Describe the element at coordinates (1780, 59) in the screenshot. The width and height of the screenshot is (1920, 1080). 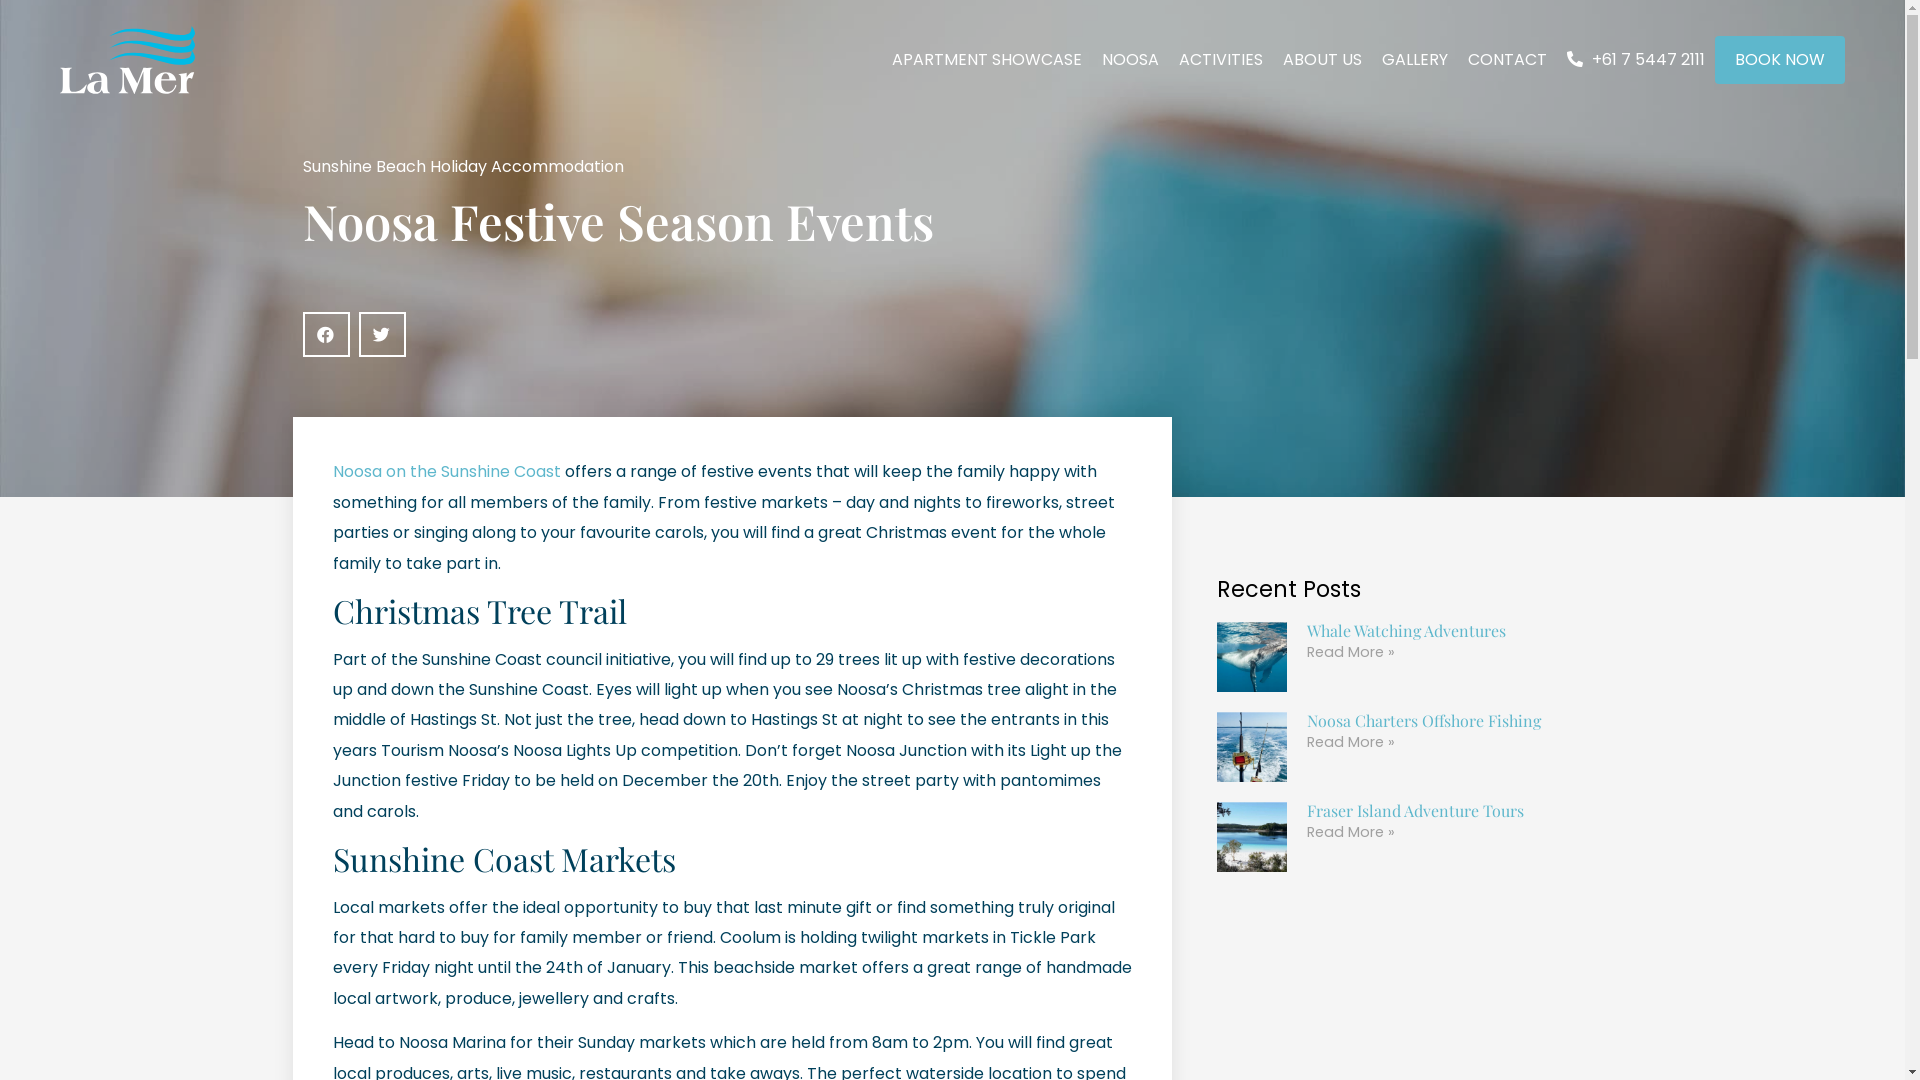
I see `'BOOK NOW'` at that location.